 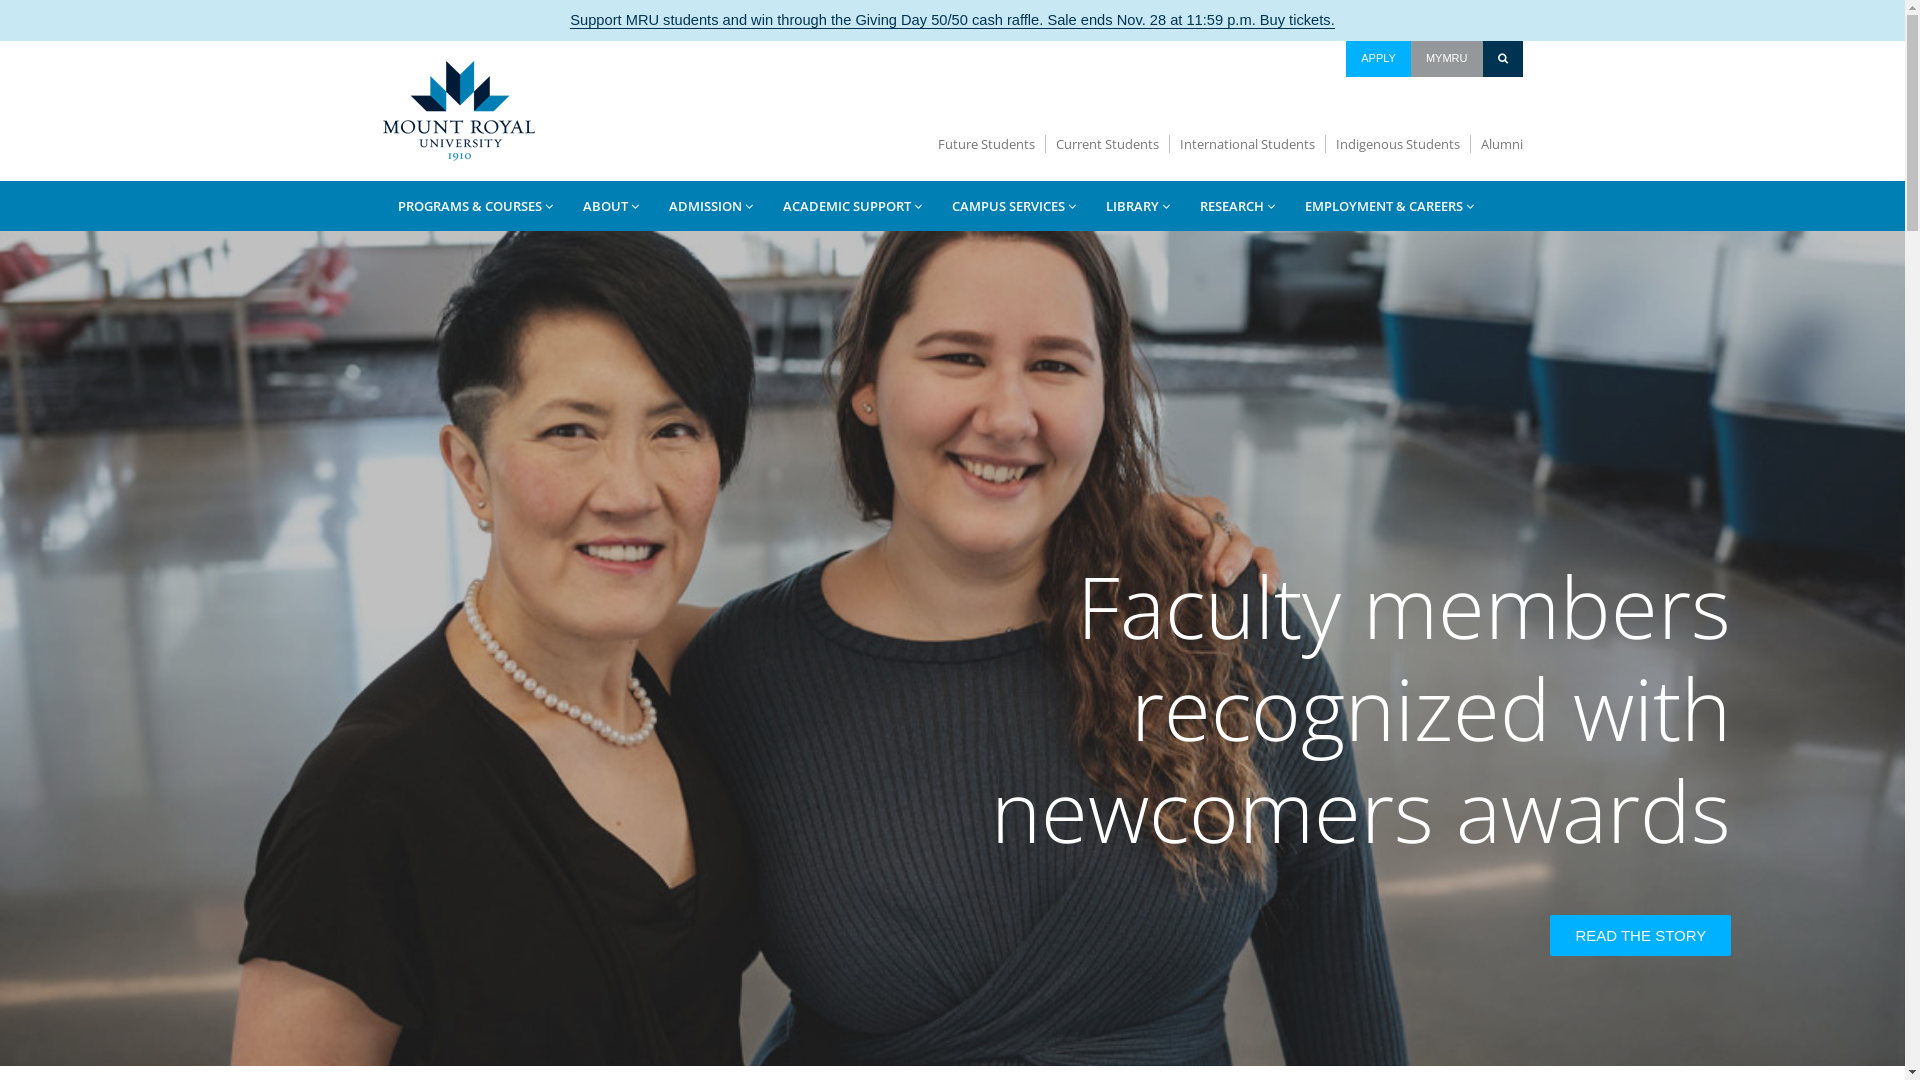 What do you see at coordinates (987, 143) in the screenshot?
I see `'Future Students'` at bounding box center [987, 143].